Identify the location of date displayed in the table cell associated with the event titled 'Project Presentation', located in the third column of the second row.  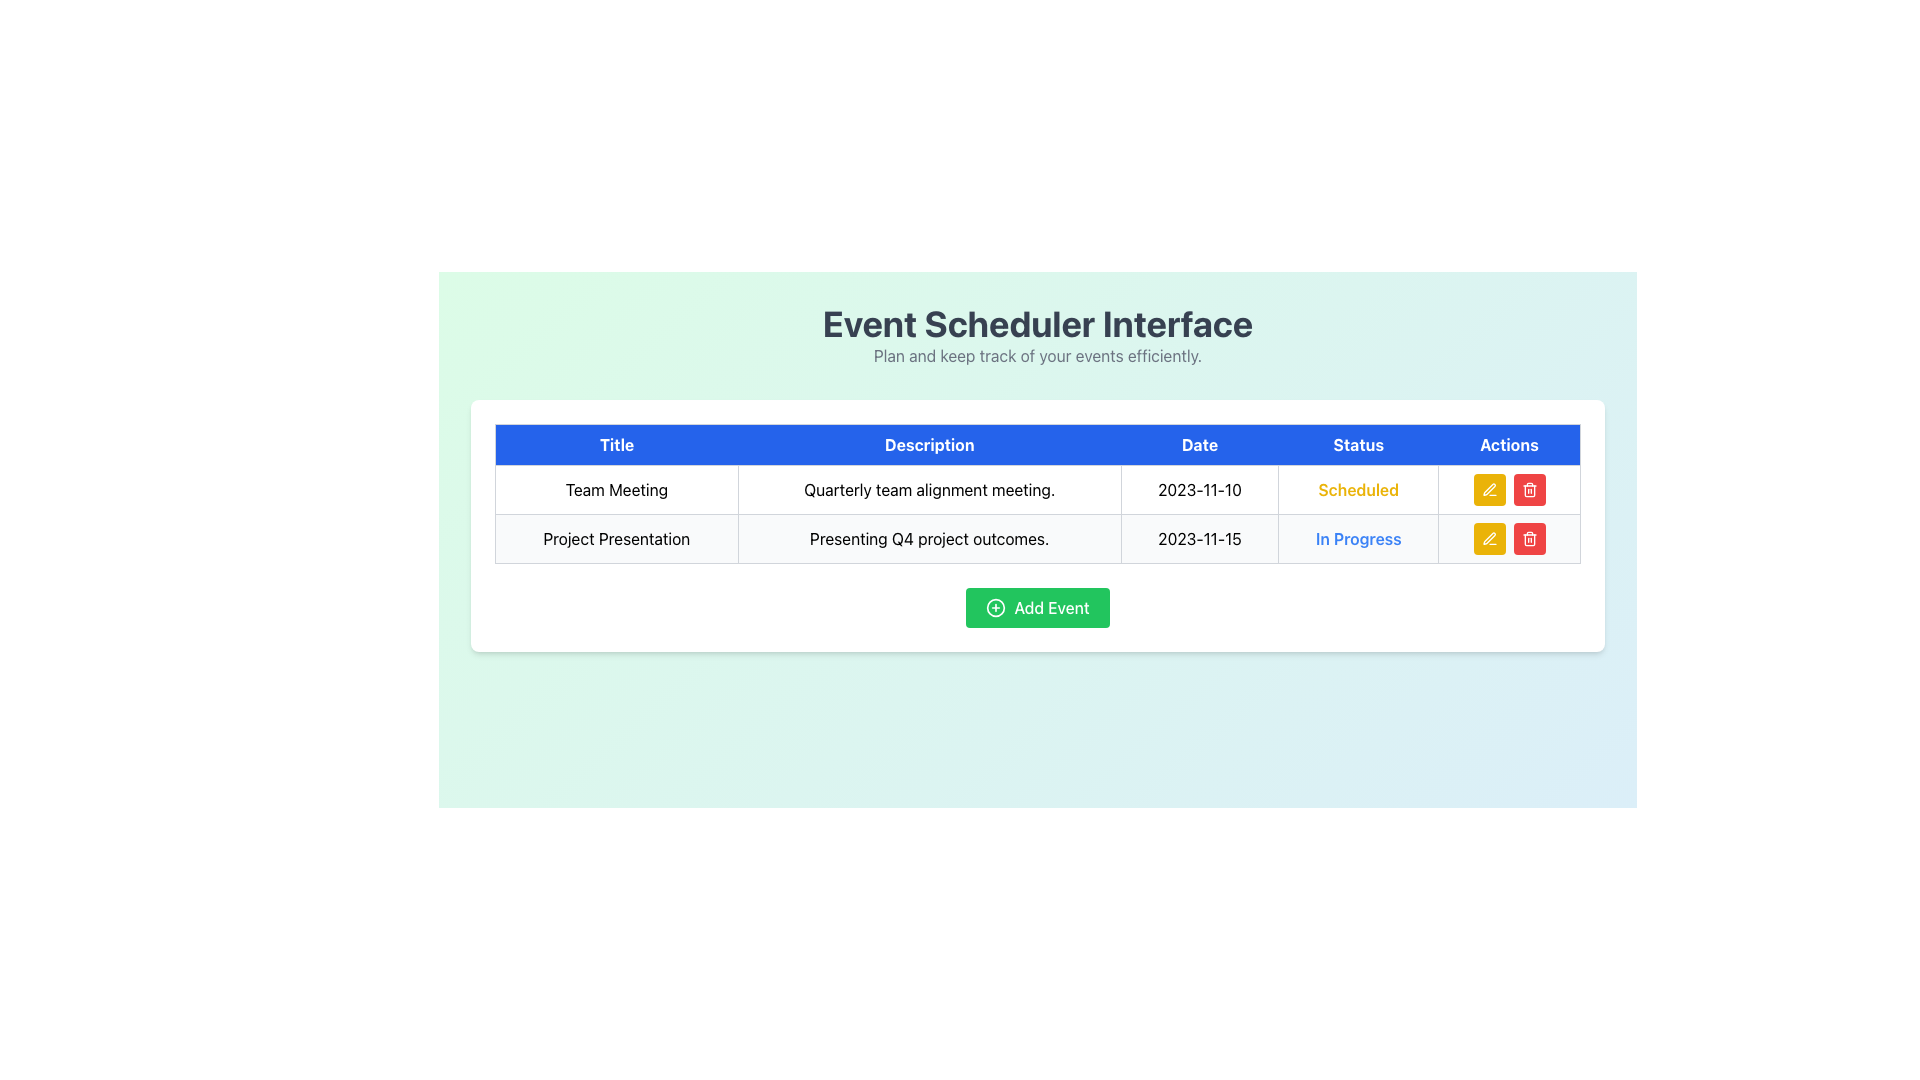
(1200, 538).